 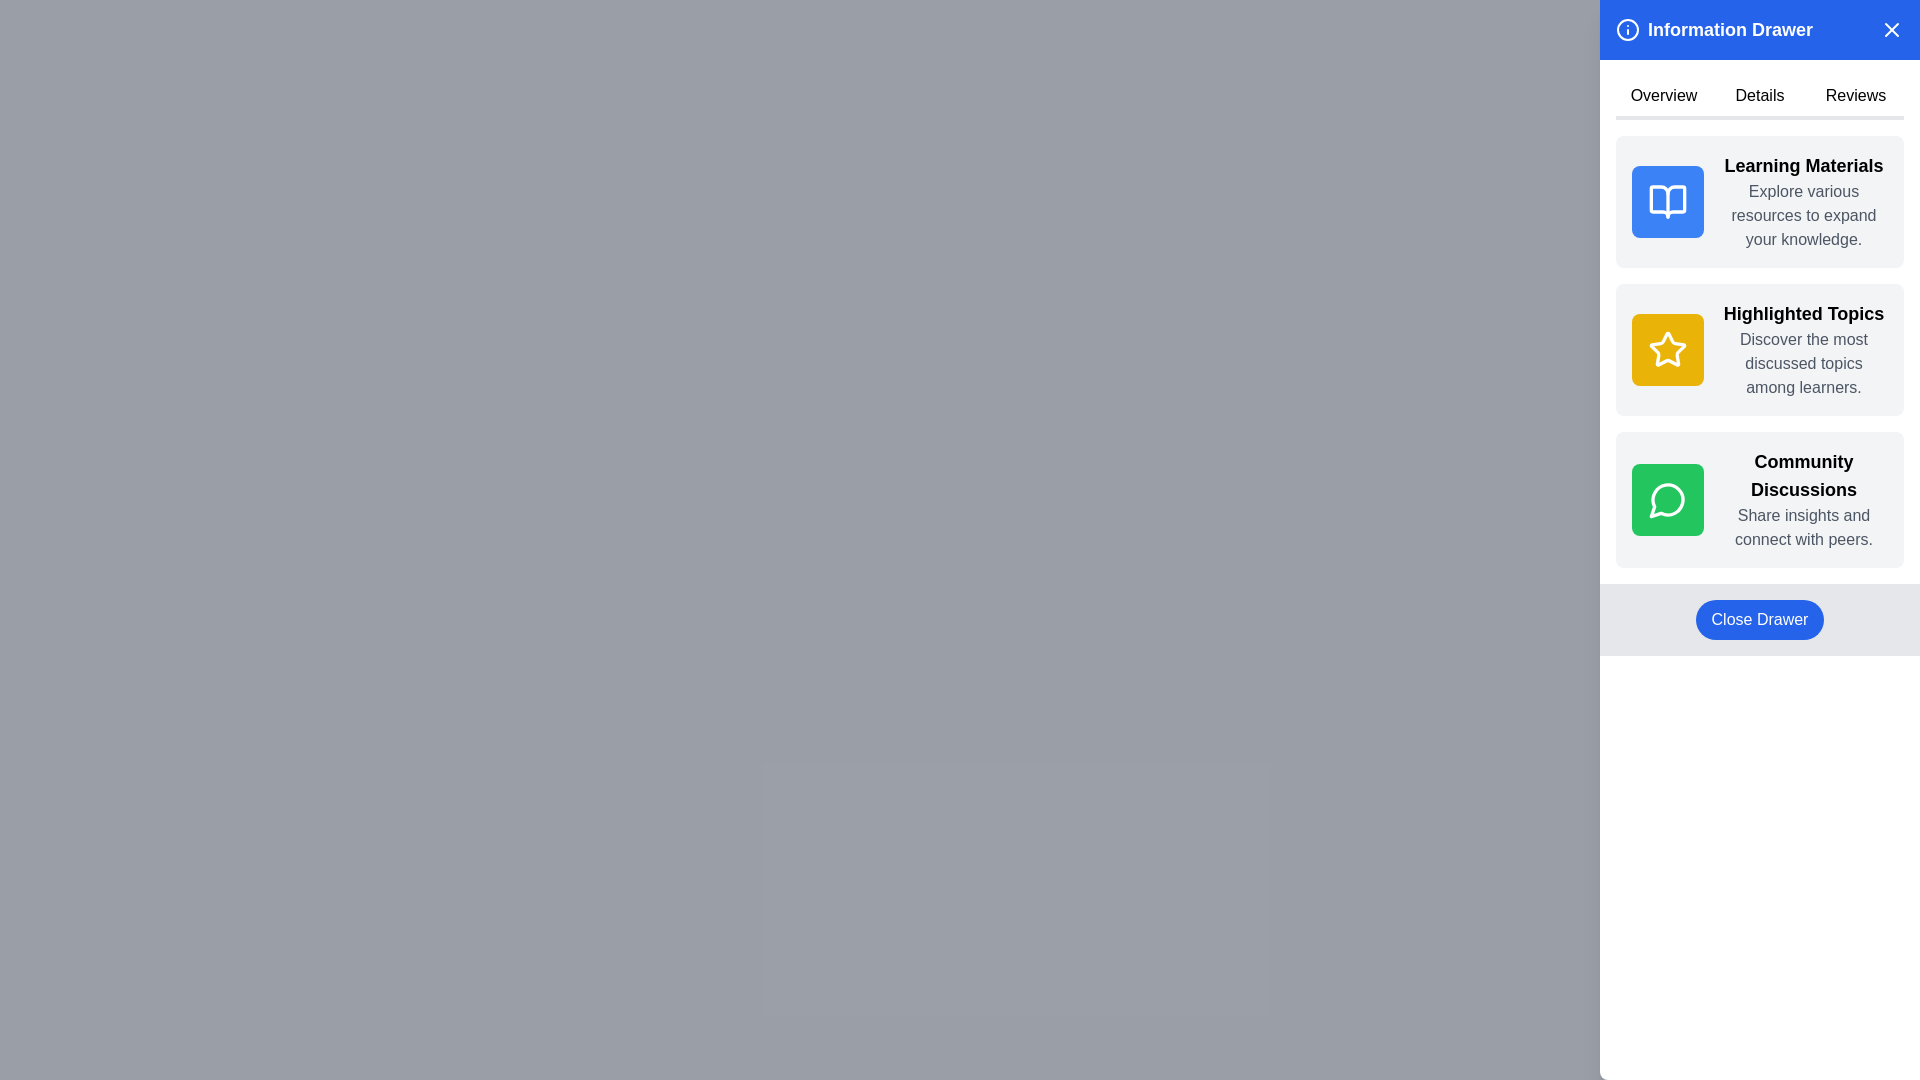 What do you see at coordinates (1760, 97) in the screenshot?
I see `the 'Overview' tab in the Horizontal Tab Navigation Bar` at bounding box center [1760, 97].